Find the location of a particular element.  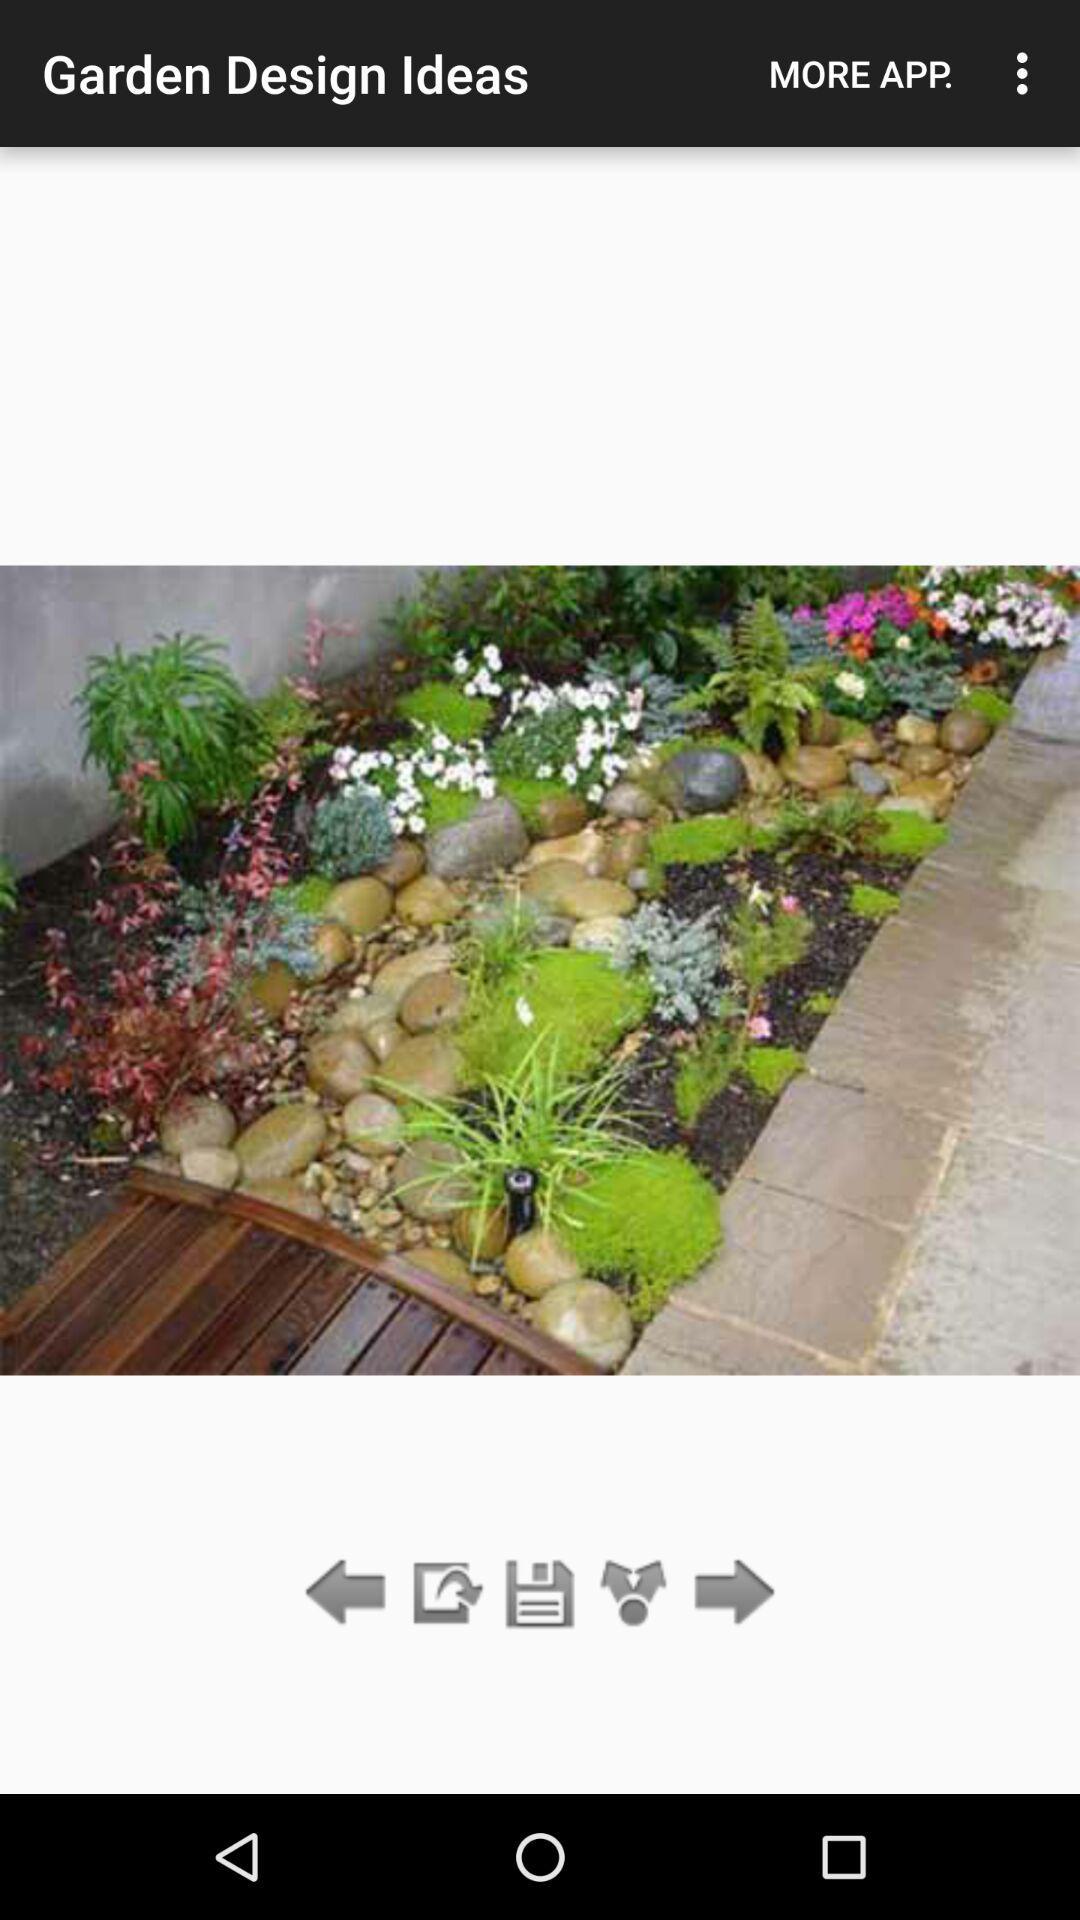

the app to the right of the garden design ideas is located at coordinates (860, 73).